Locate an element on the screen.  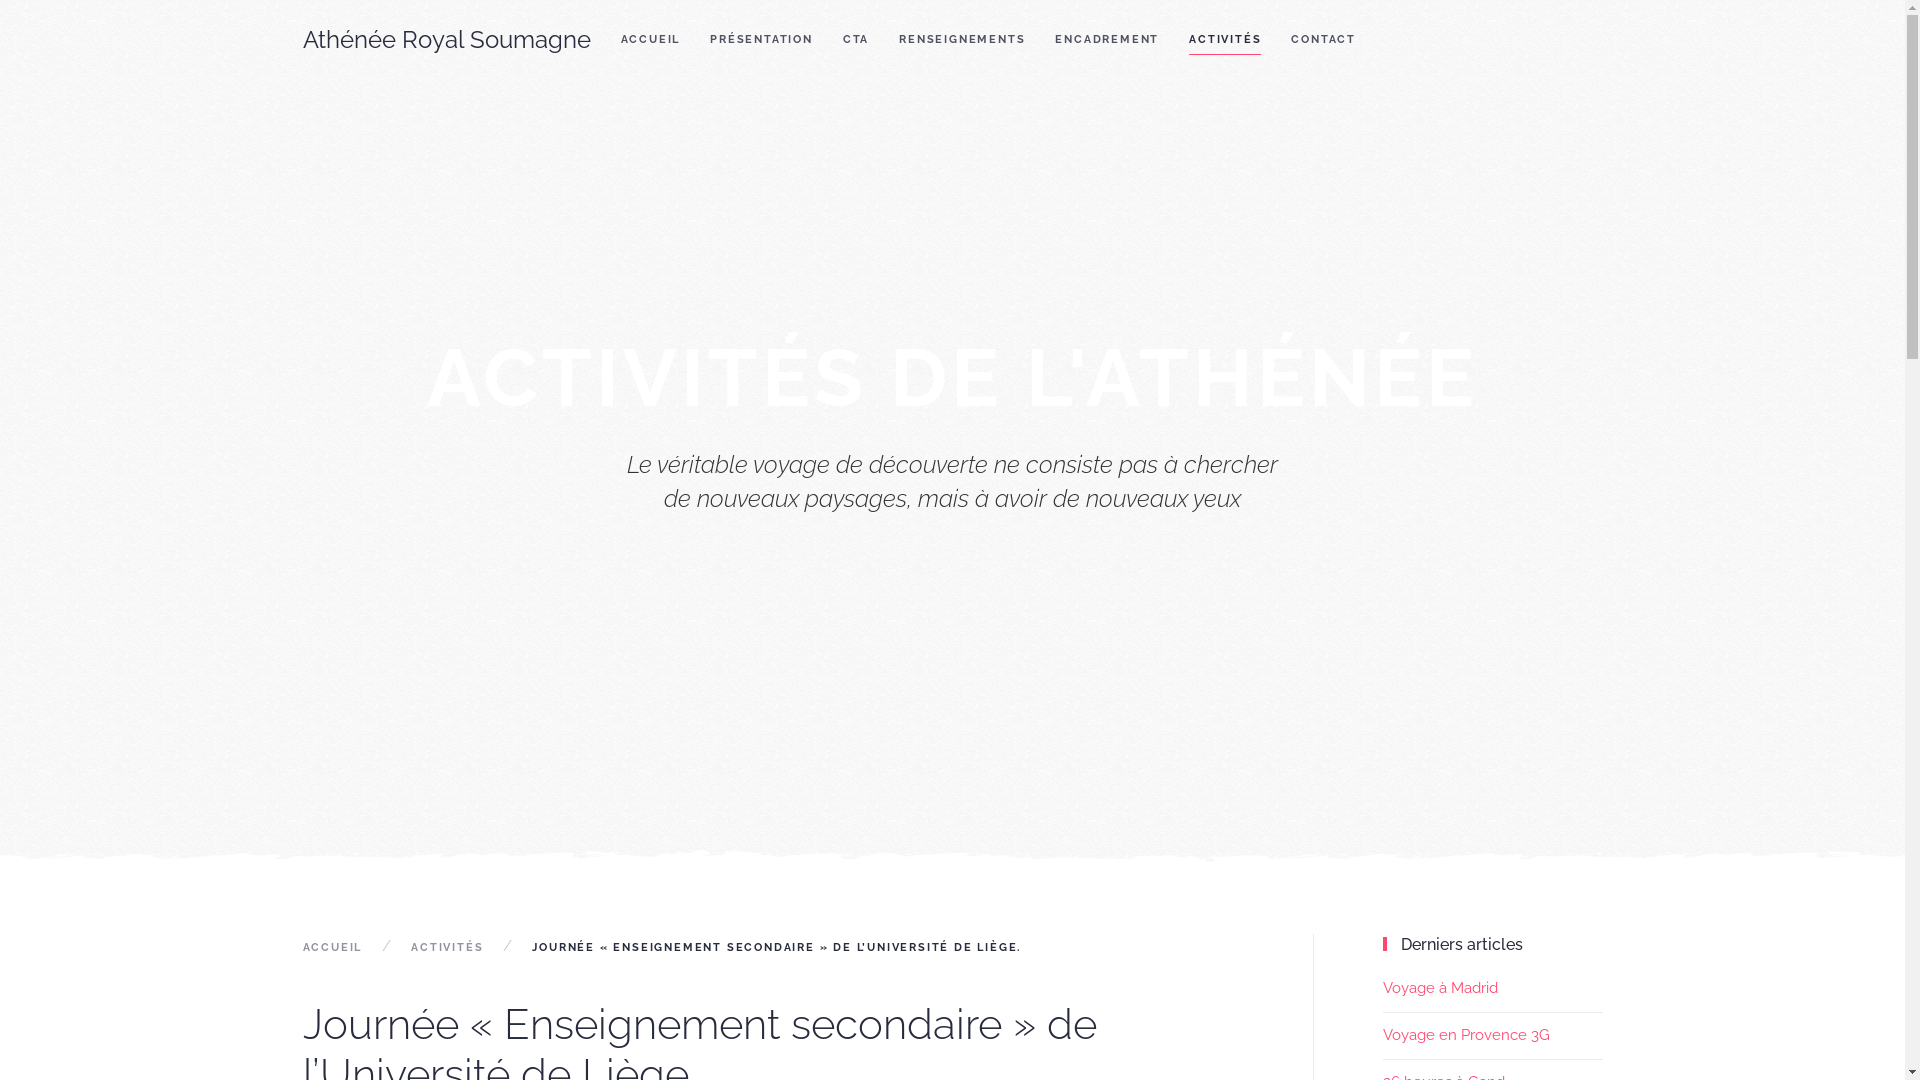
'ENCADREMENT' is located at coordinates (1106, 39).